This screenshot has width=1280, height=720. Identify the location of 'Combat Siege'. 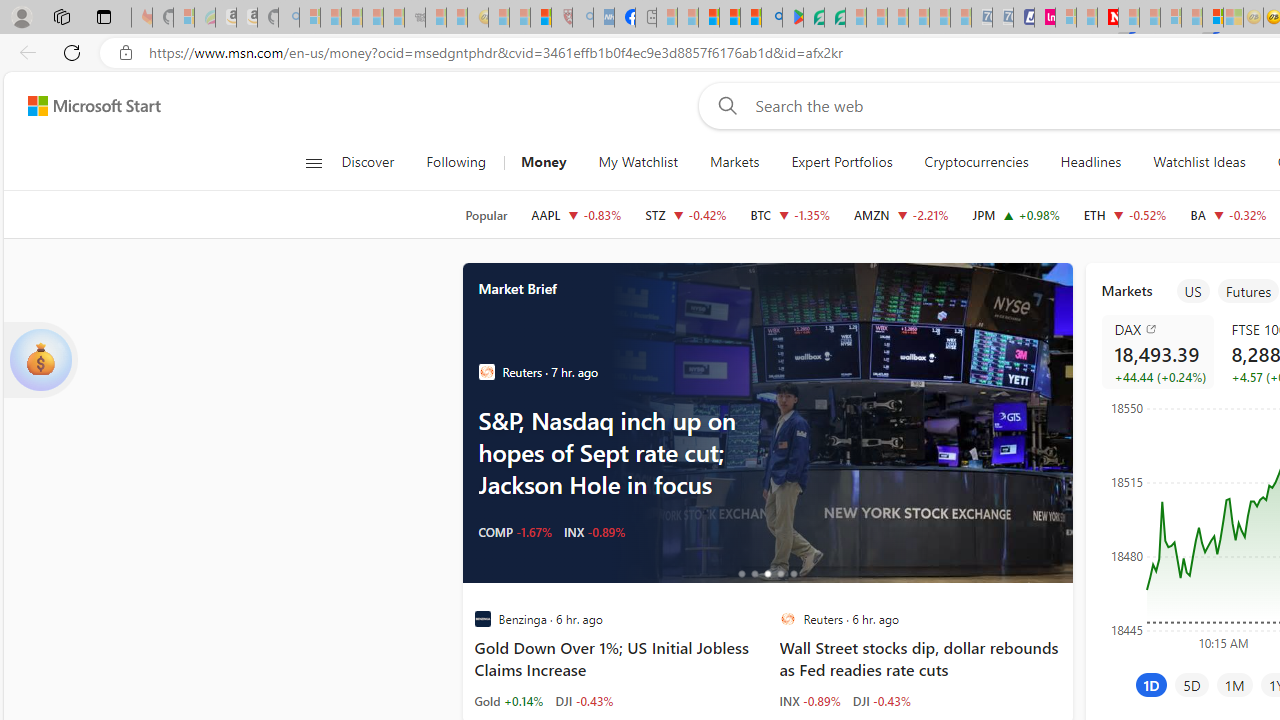
(413, 17).